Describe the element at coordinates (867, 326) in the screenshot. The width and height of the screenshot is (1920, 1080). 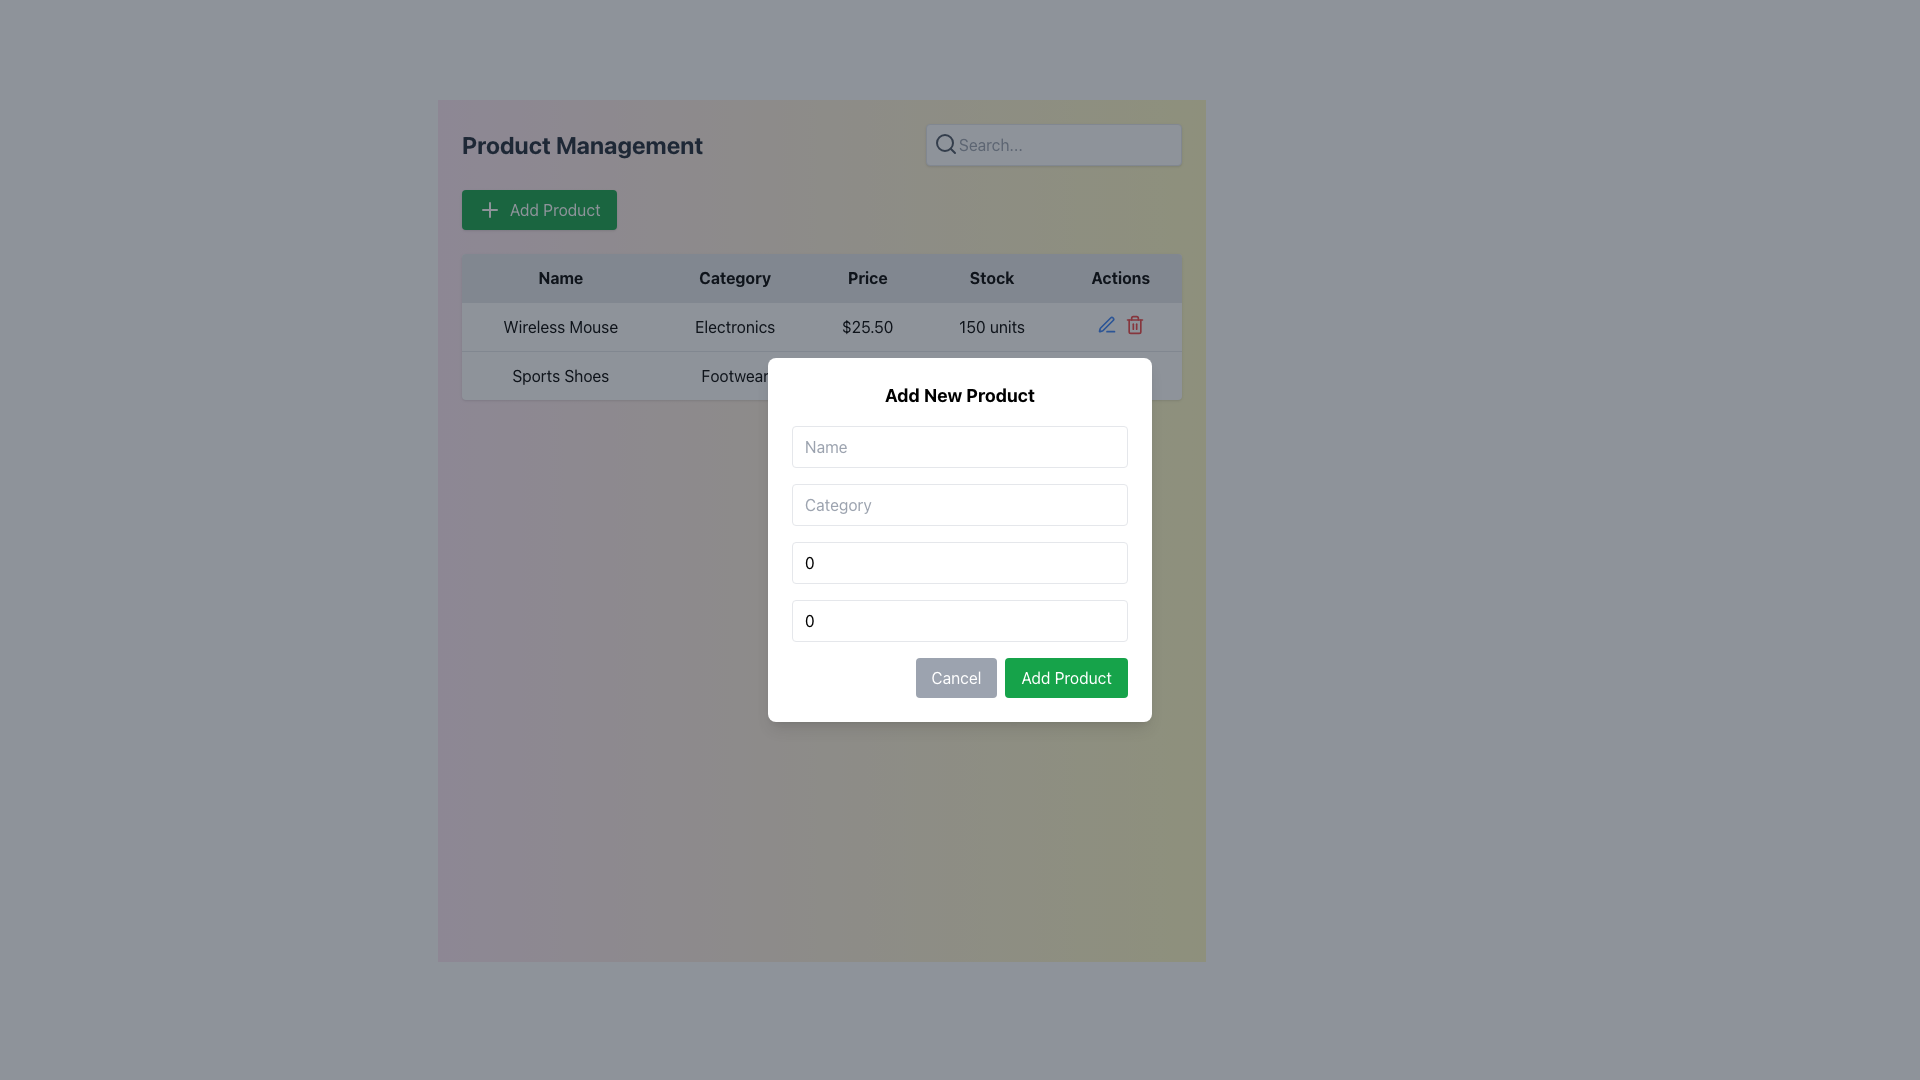
I see `the Text Label displaying the price '$25.50' located in the 'Price' column of the 'Wireless Mouse' row in the product table` at that location.